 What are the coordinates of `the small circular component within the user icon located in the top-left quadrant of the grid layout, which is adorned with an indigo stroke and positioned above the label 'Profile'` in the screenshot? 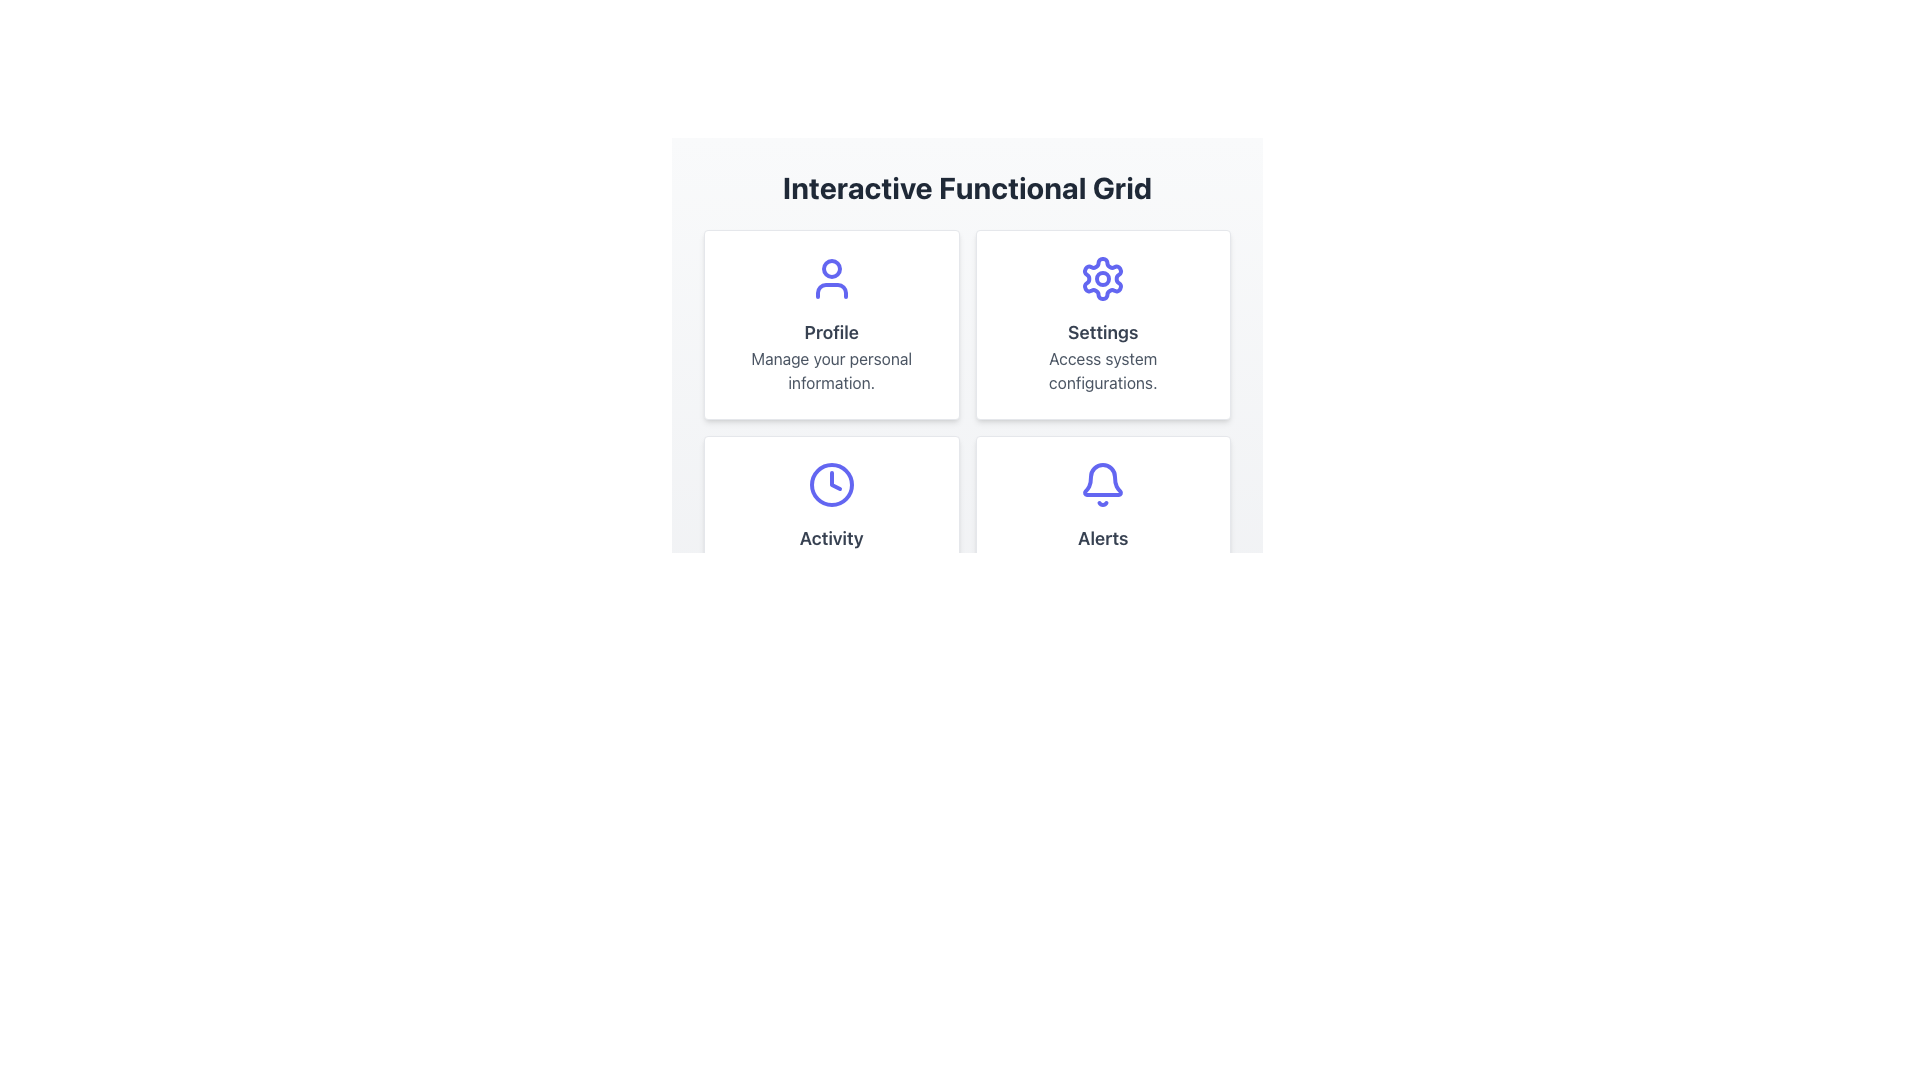 It's located at (831, 268).